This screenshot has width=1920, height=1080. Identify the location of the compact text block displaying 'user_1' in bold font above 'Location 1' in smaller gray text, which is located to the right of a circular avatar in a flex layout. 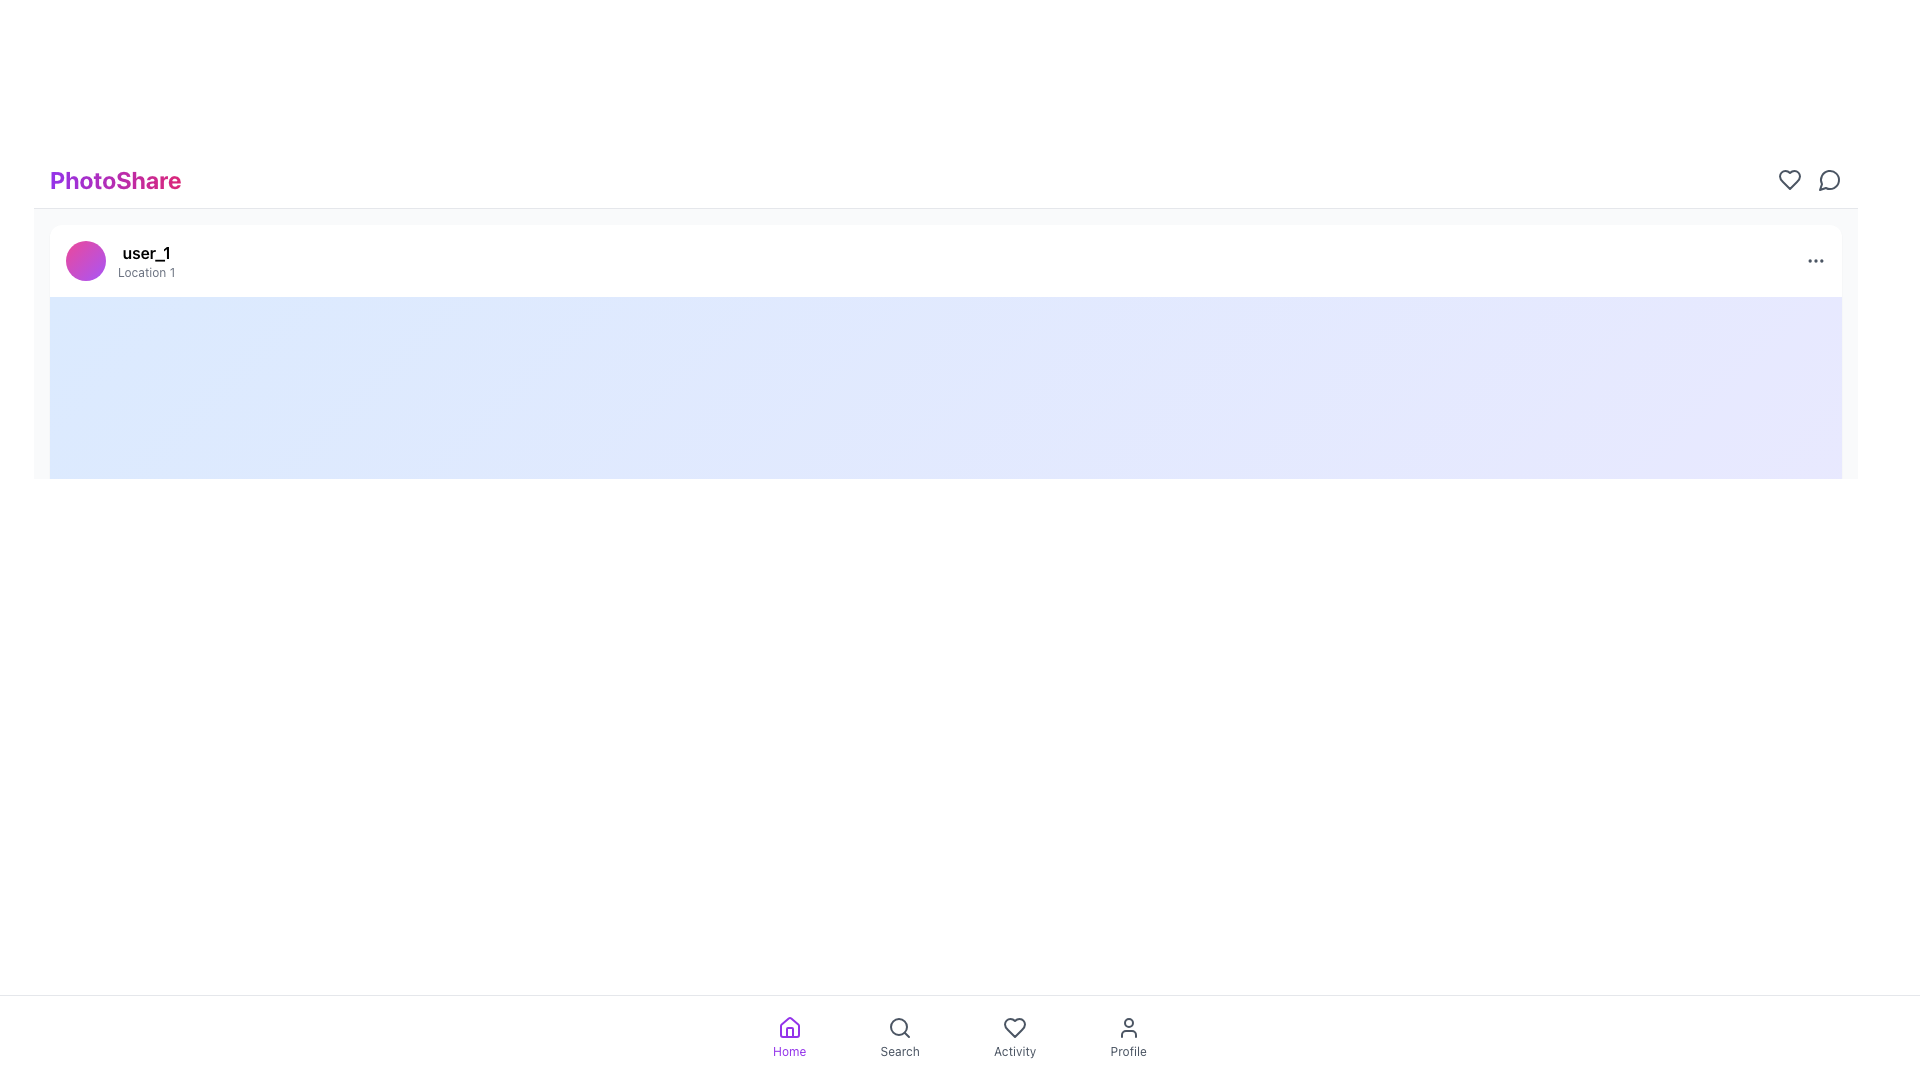
(145, 260).